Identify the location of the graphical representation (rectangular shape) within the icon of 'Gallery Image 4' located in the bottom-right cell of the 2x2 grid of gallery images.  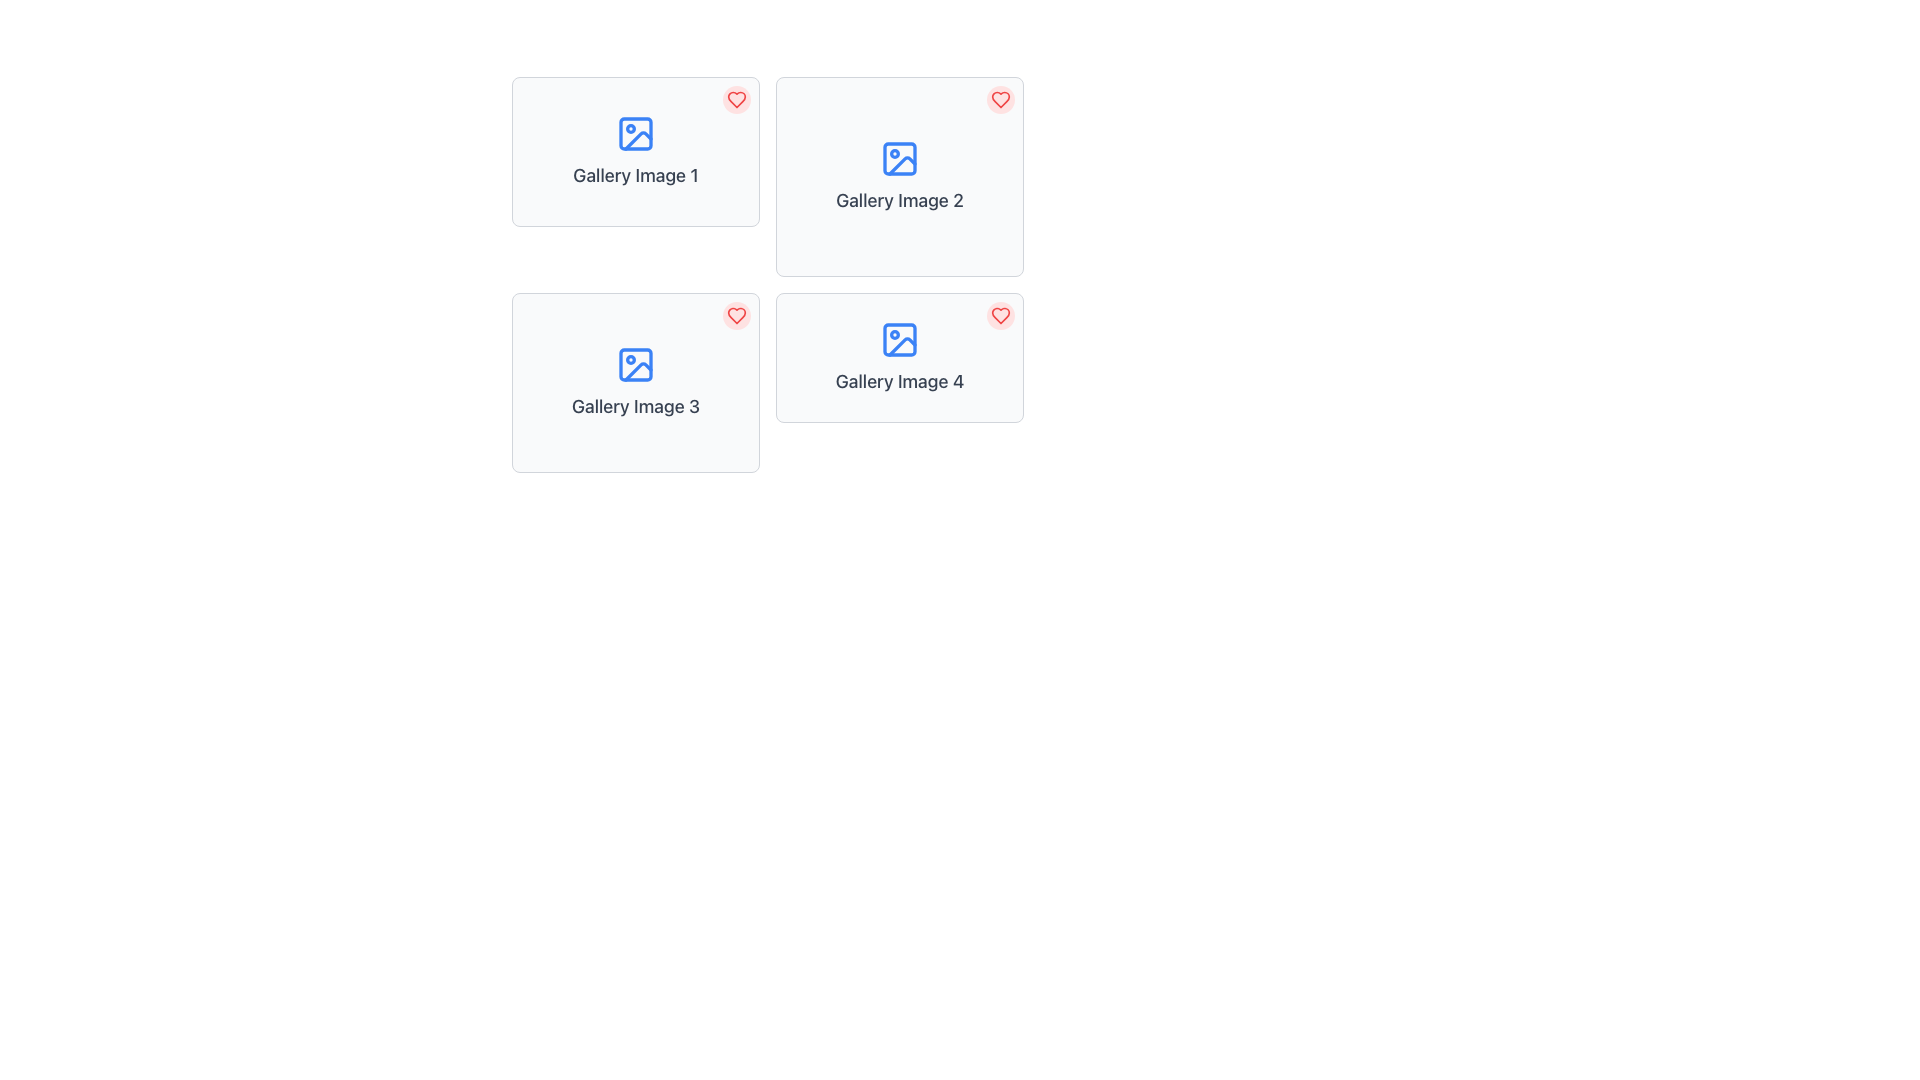
(899, 338).